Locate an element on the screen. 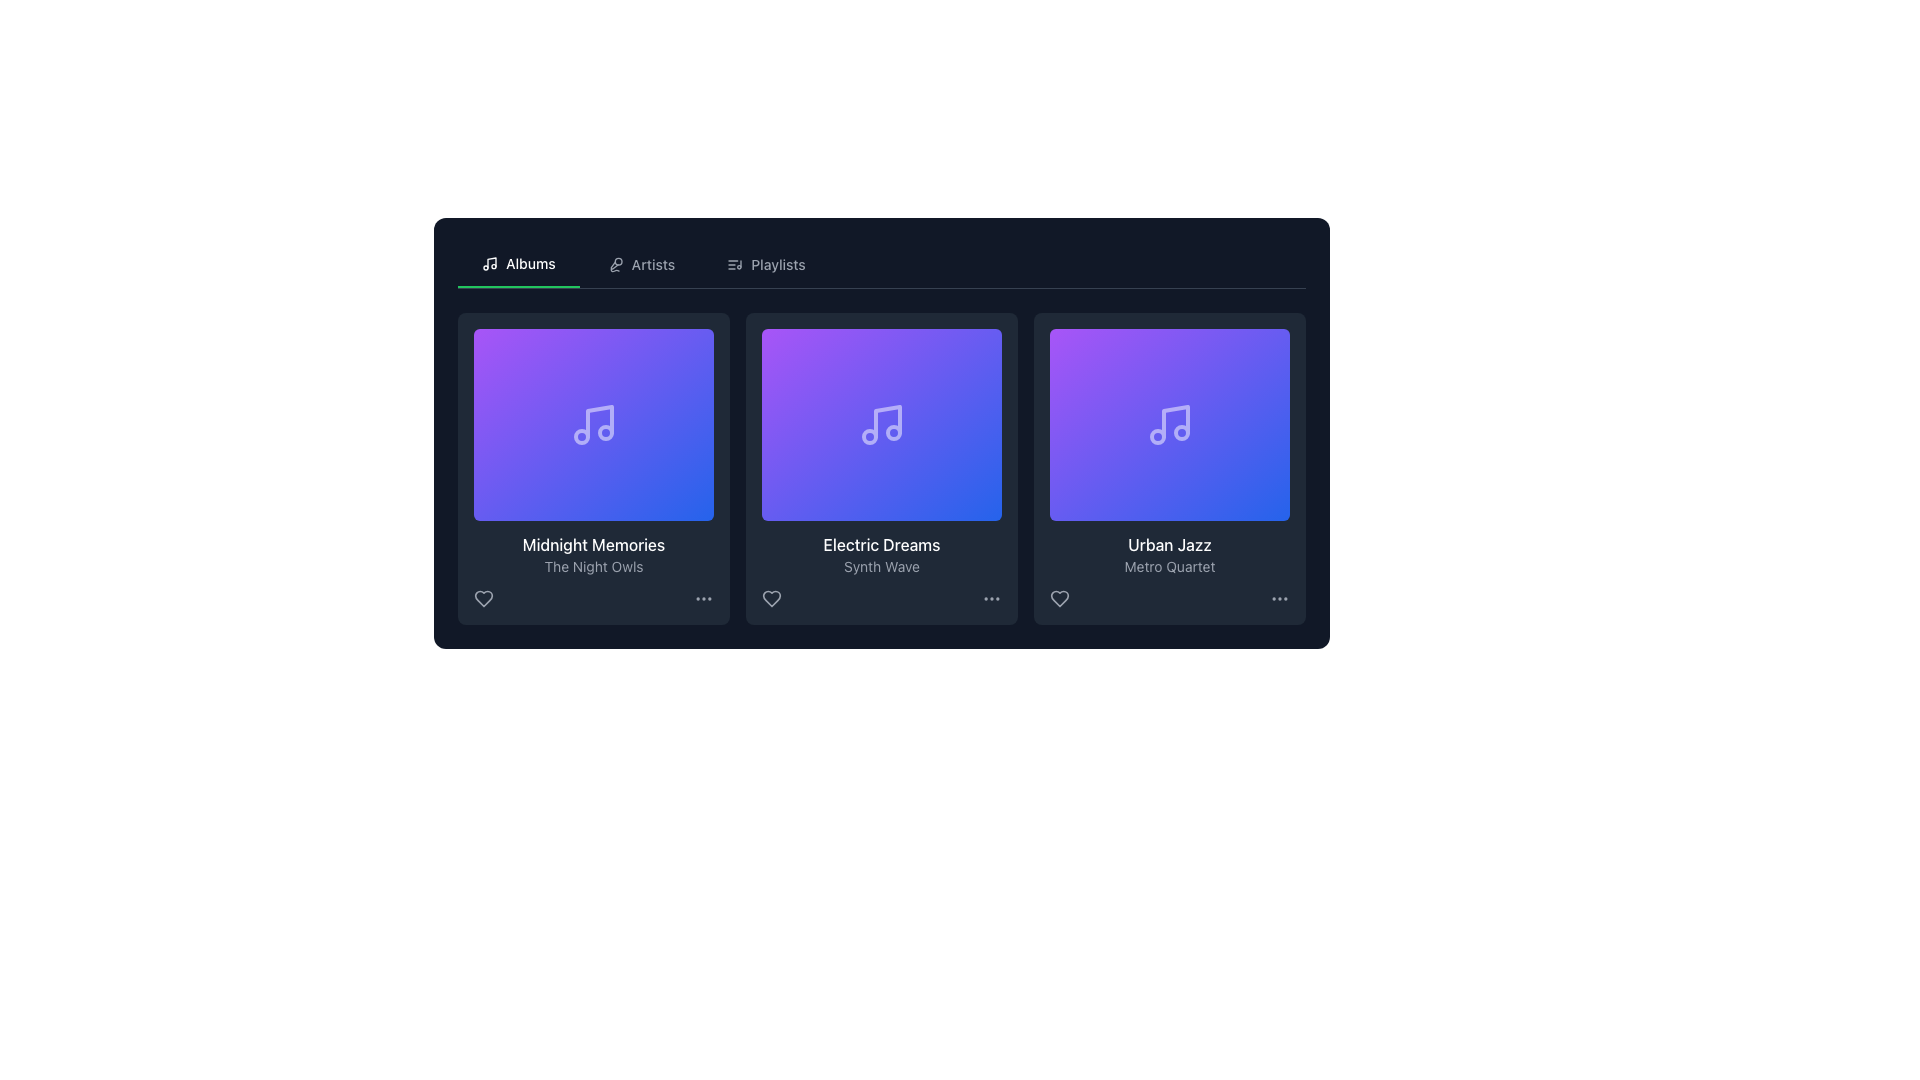 The image size is (1920, 1080). the heart icon button with a gray outline located in the bottom-left corner of the third card representing the album 'Urban Jazz' to mark it as a favorite is located at coordinates (1059, 597).